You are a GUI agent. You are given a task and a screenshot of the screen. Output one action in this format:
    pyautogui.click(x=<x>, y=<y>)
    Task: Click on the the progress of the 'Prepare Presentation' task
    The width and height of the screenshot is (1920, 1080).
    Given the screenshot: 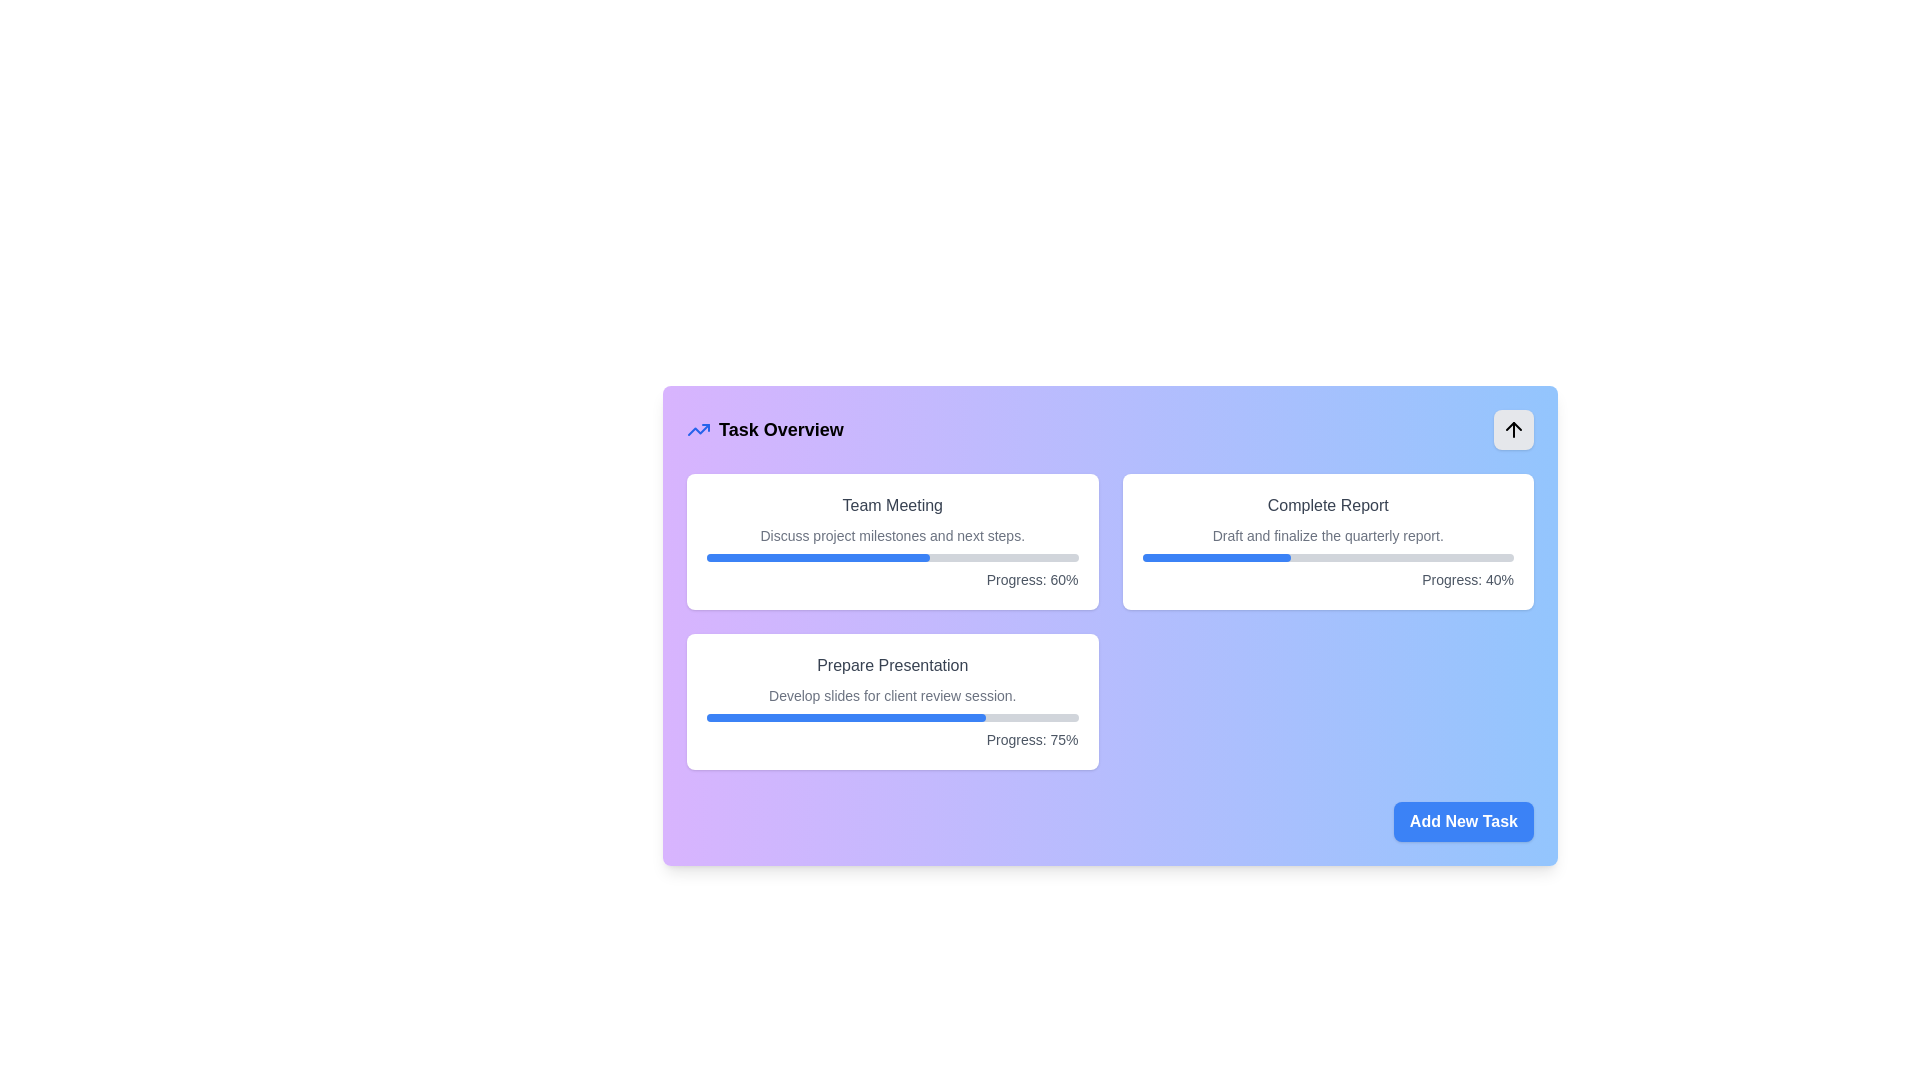 What is the action you would take?
    pyautogui.click(x=821, y=716)
    